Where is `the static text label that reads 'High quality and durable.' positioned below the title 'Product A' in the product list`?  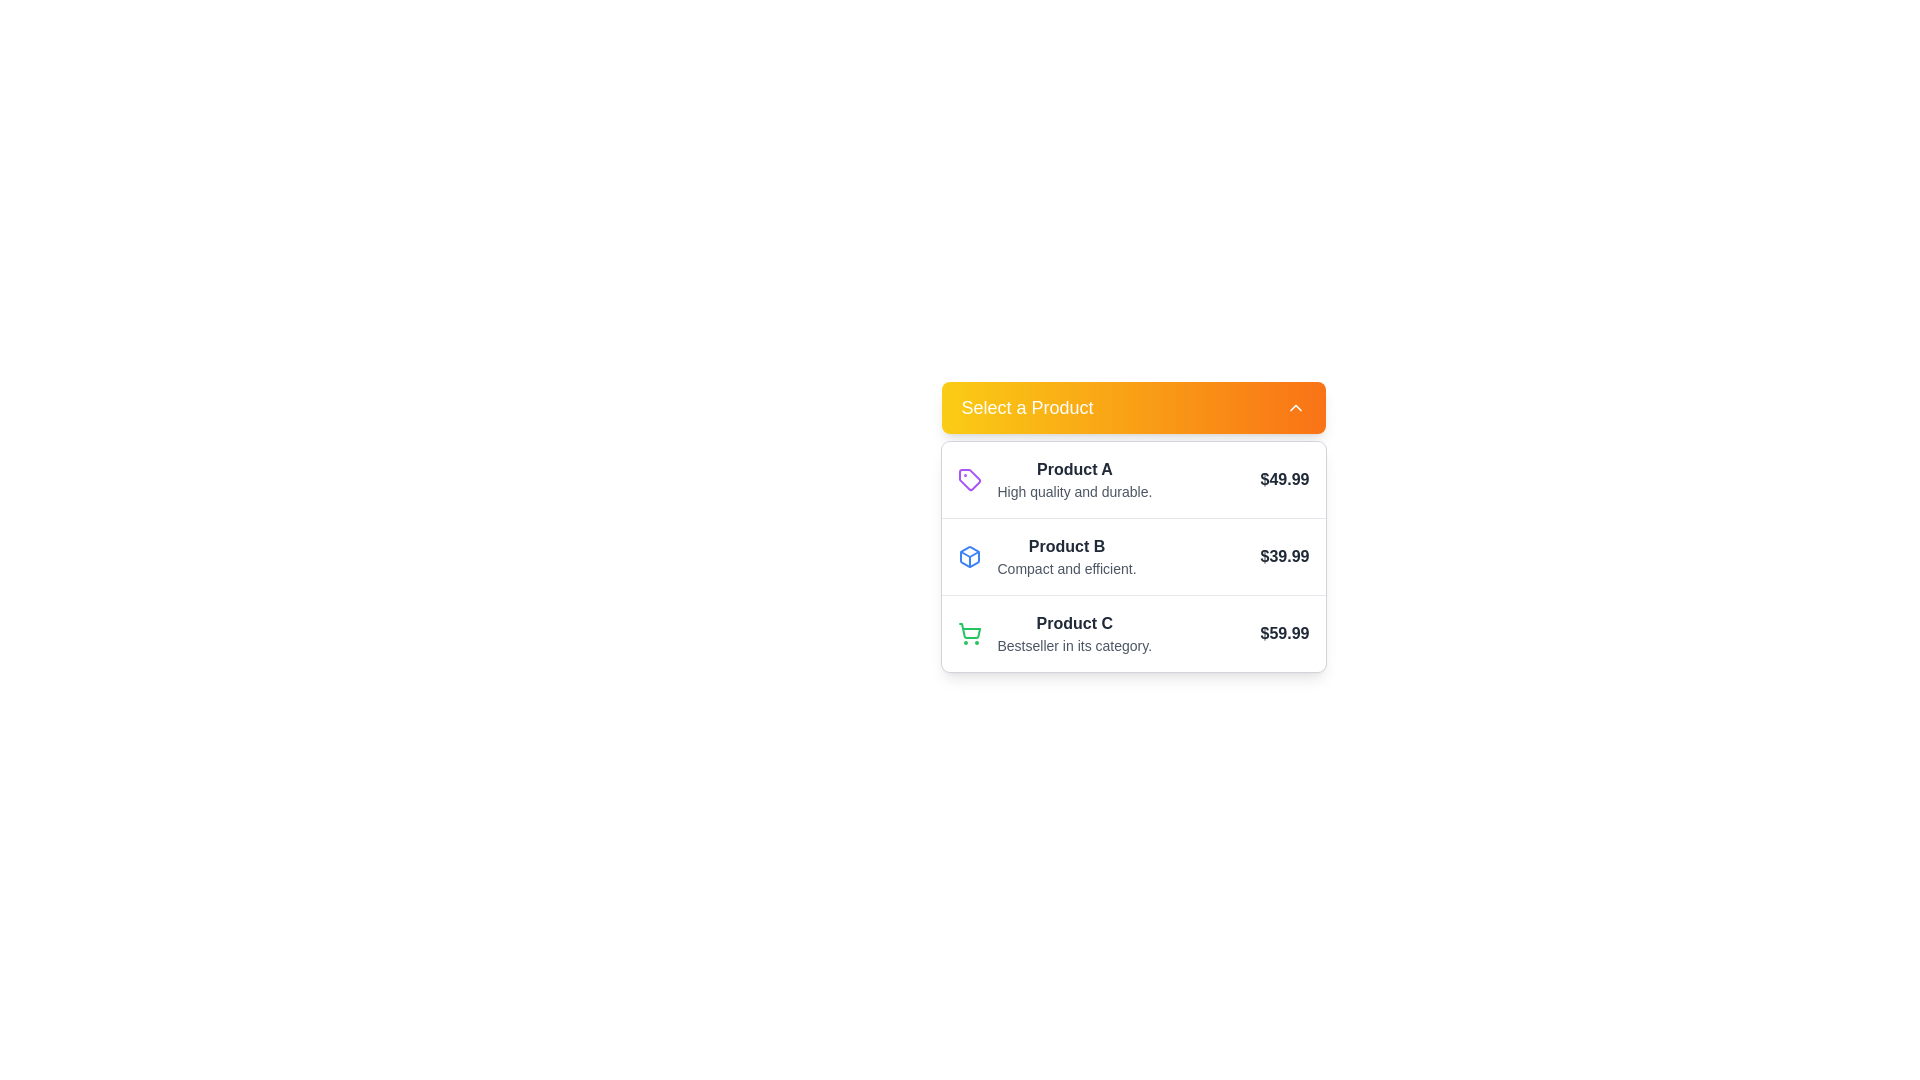
the static text label that reads 'High quality and durable.' positioned below the title 'Product A' in the product list is located at coordinates (1074, 492).